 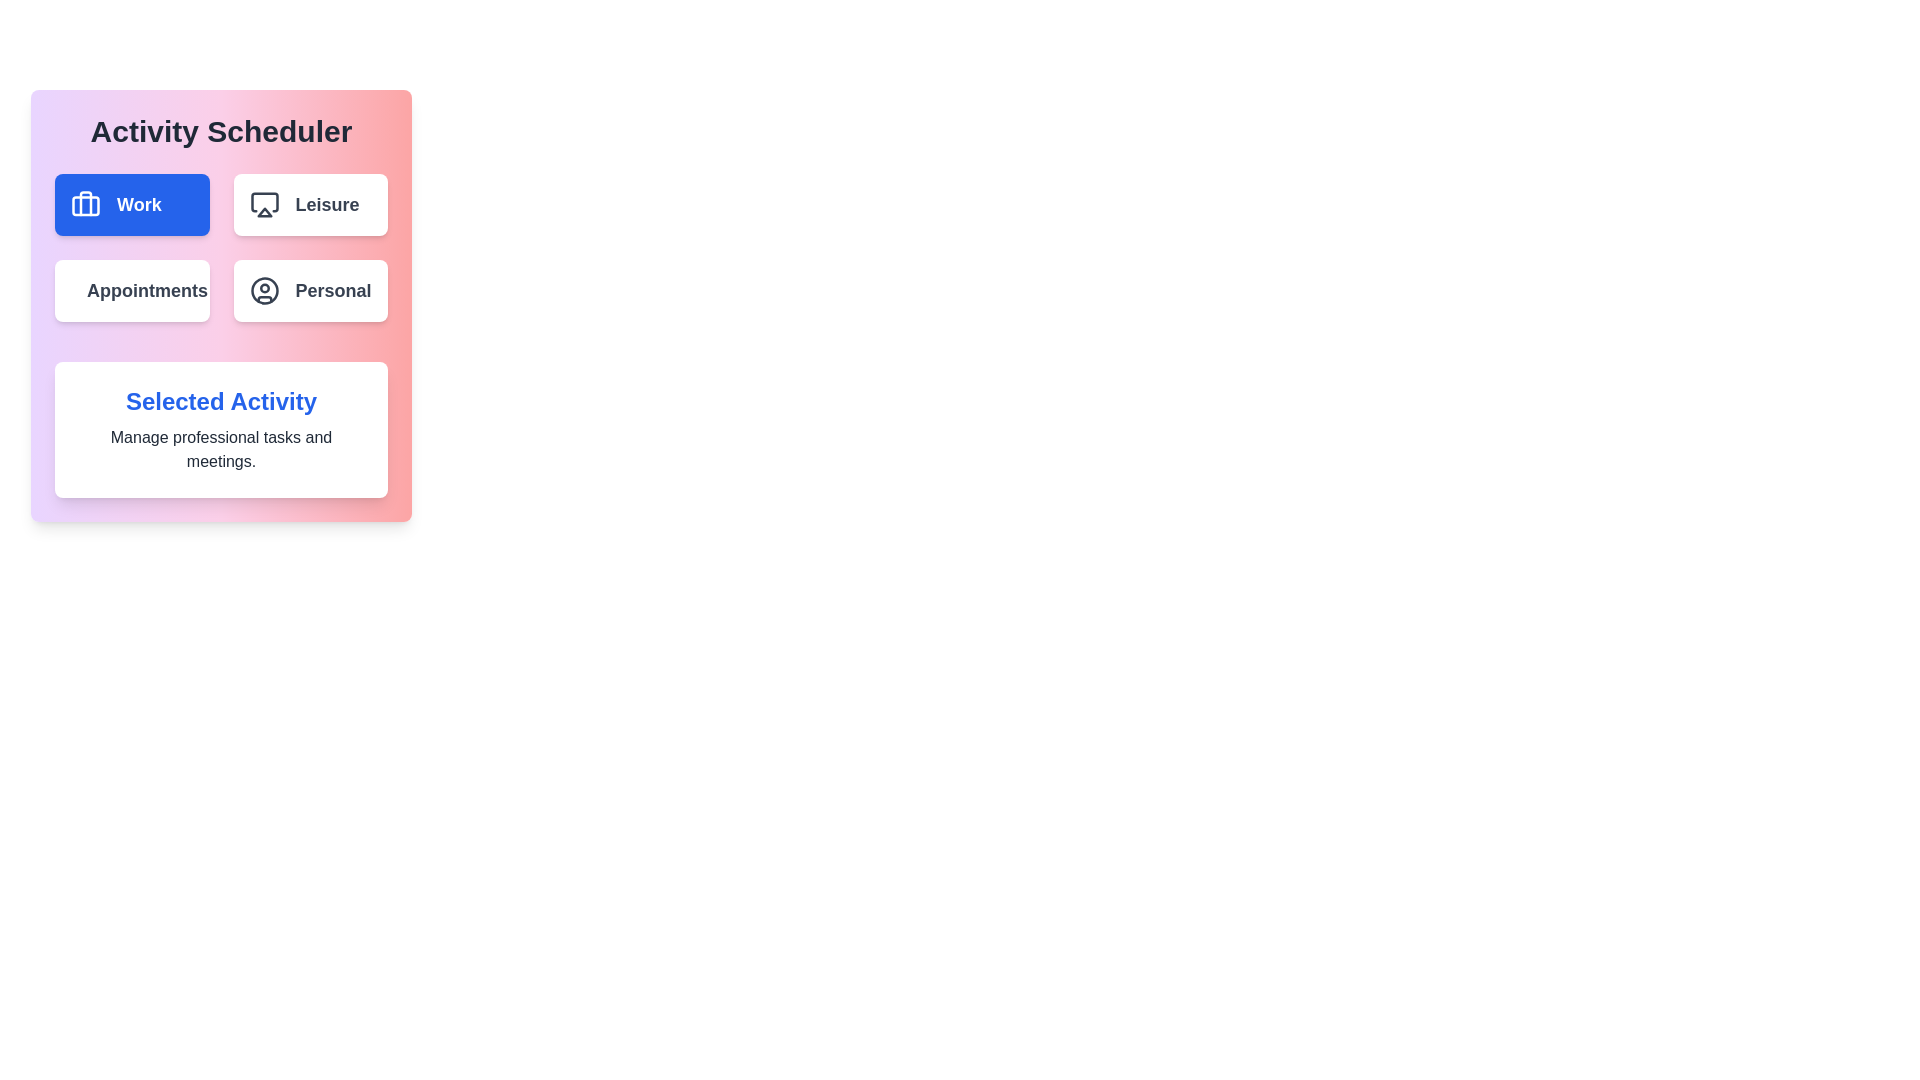 What do you see at coordinates (263, 202) in the screenshot?
I see `the 'Leisure' icon located in the top-right of the button grid` at bounding box center [263, 202].